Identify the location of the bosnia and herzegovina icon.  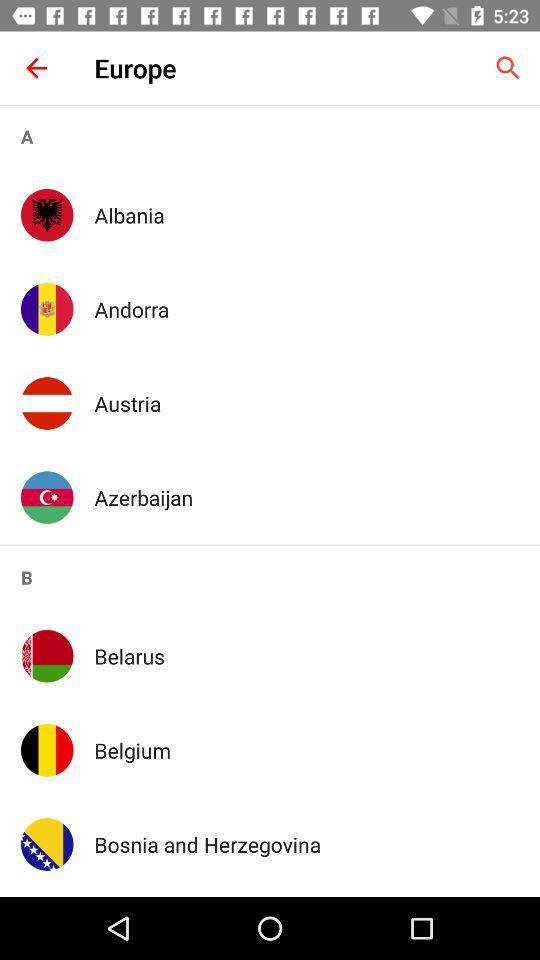
(306, 843).